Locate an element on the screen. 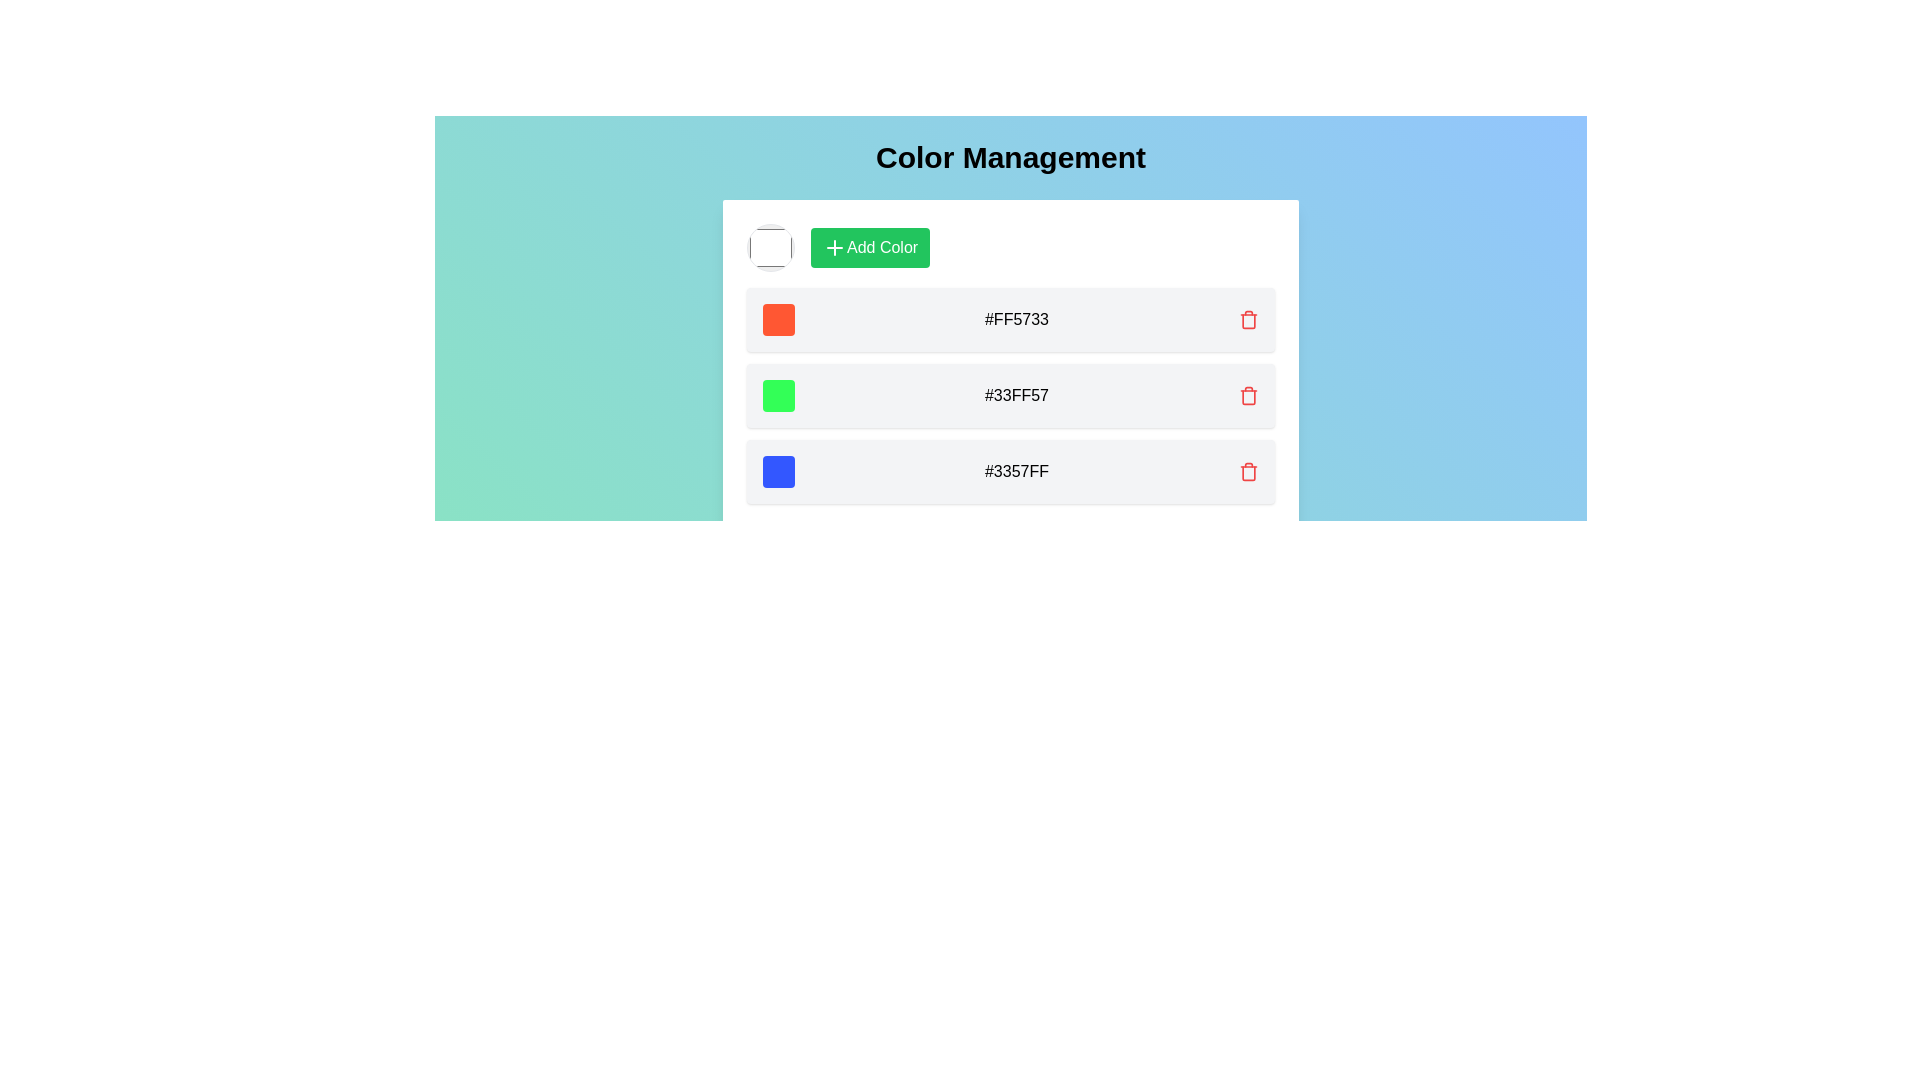  a color using the circular color picker located on the left side of the 'Add Color' button in the horizontal group under the 'Color Management' title is located at coordinates (1011, 246).